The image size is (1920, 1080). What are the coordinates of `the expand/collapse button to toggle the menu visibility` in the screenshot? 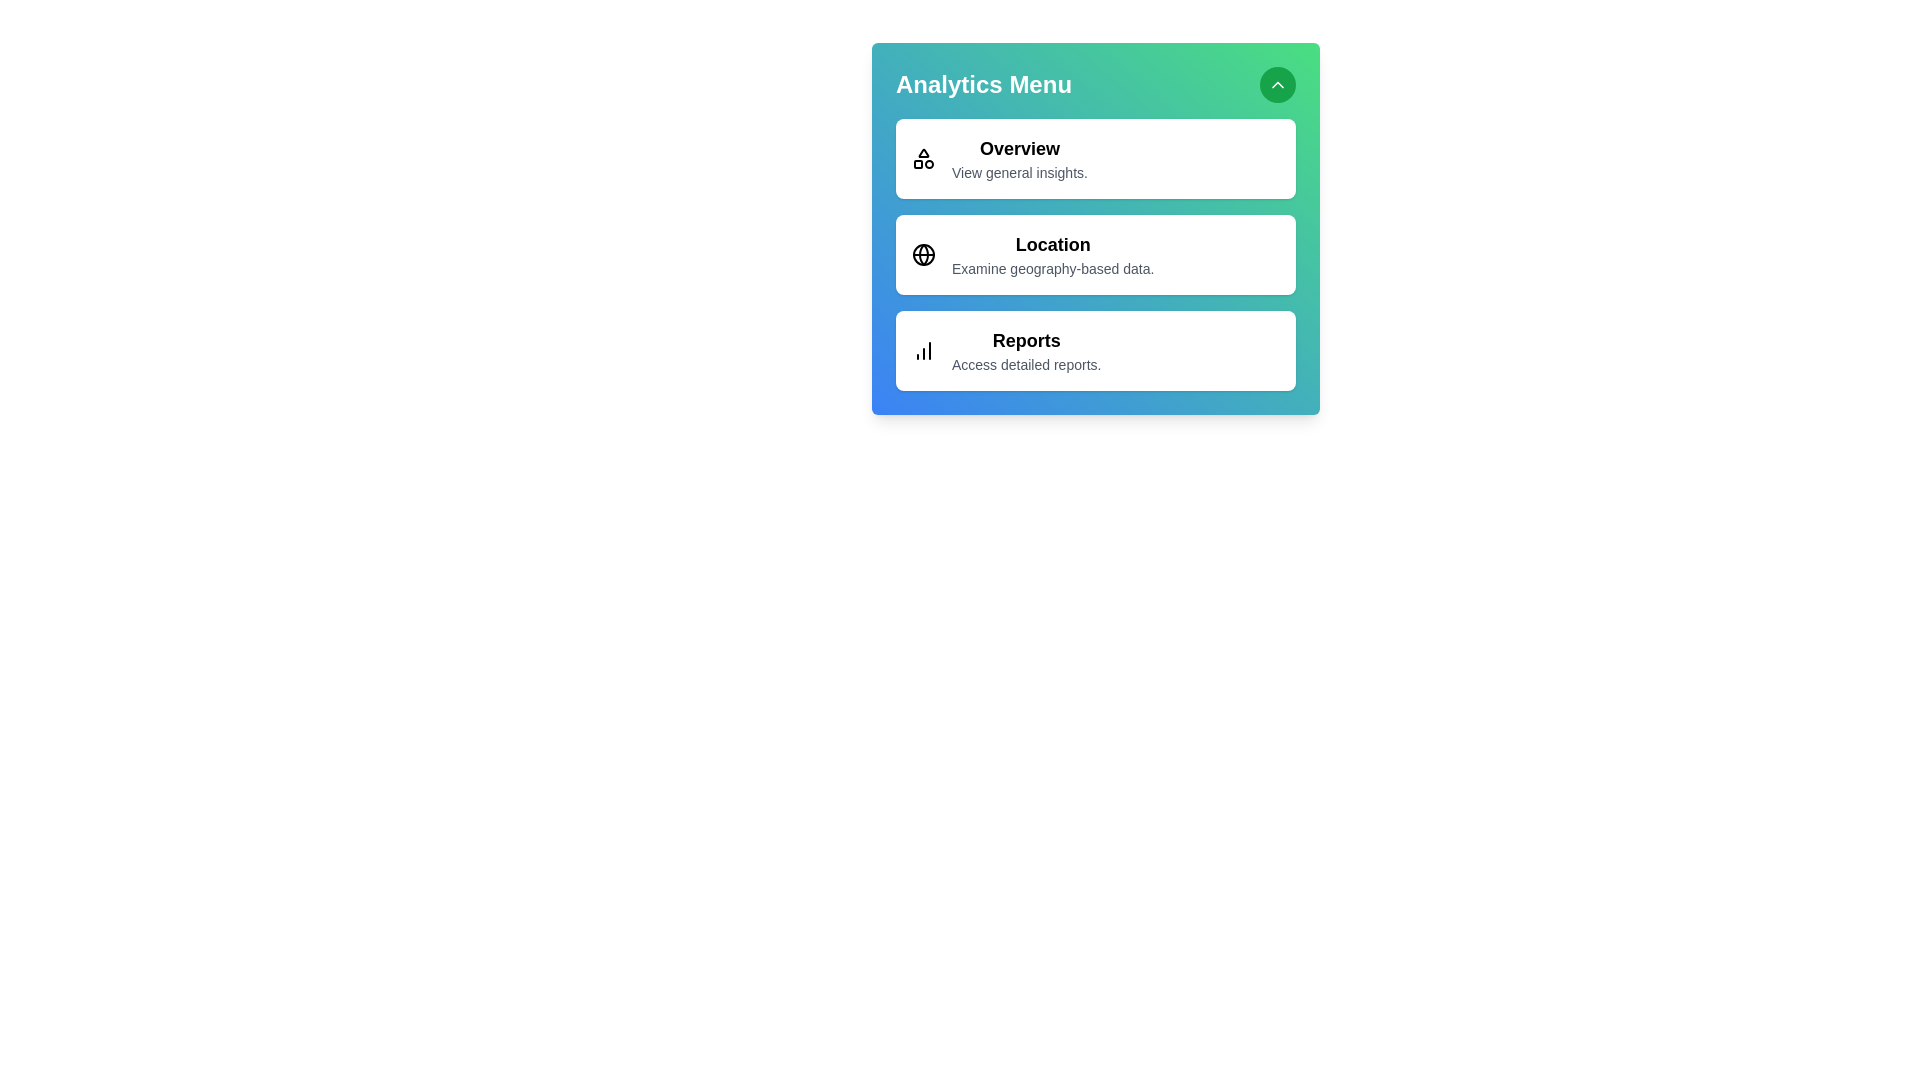 It's located at (1276, 83).